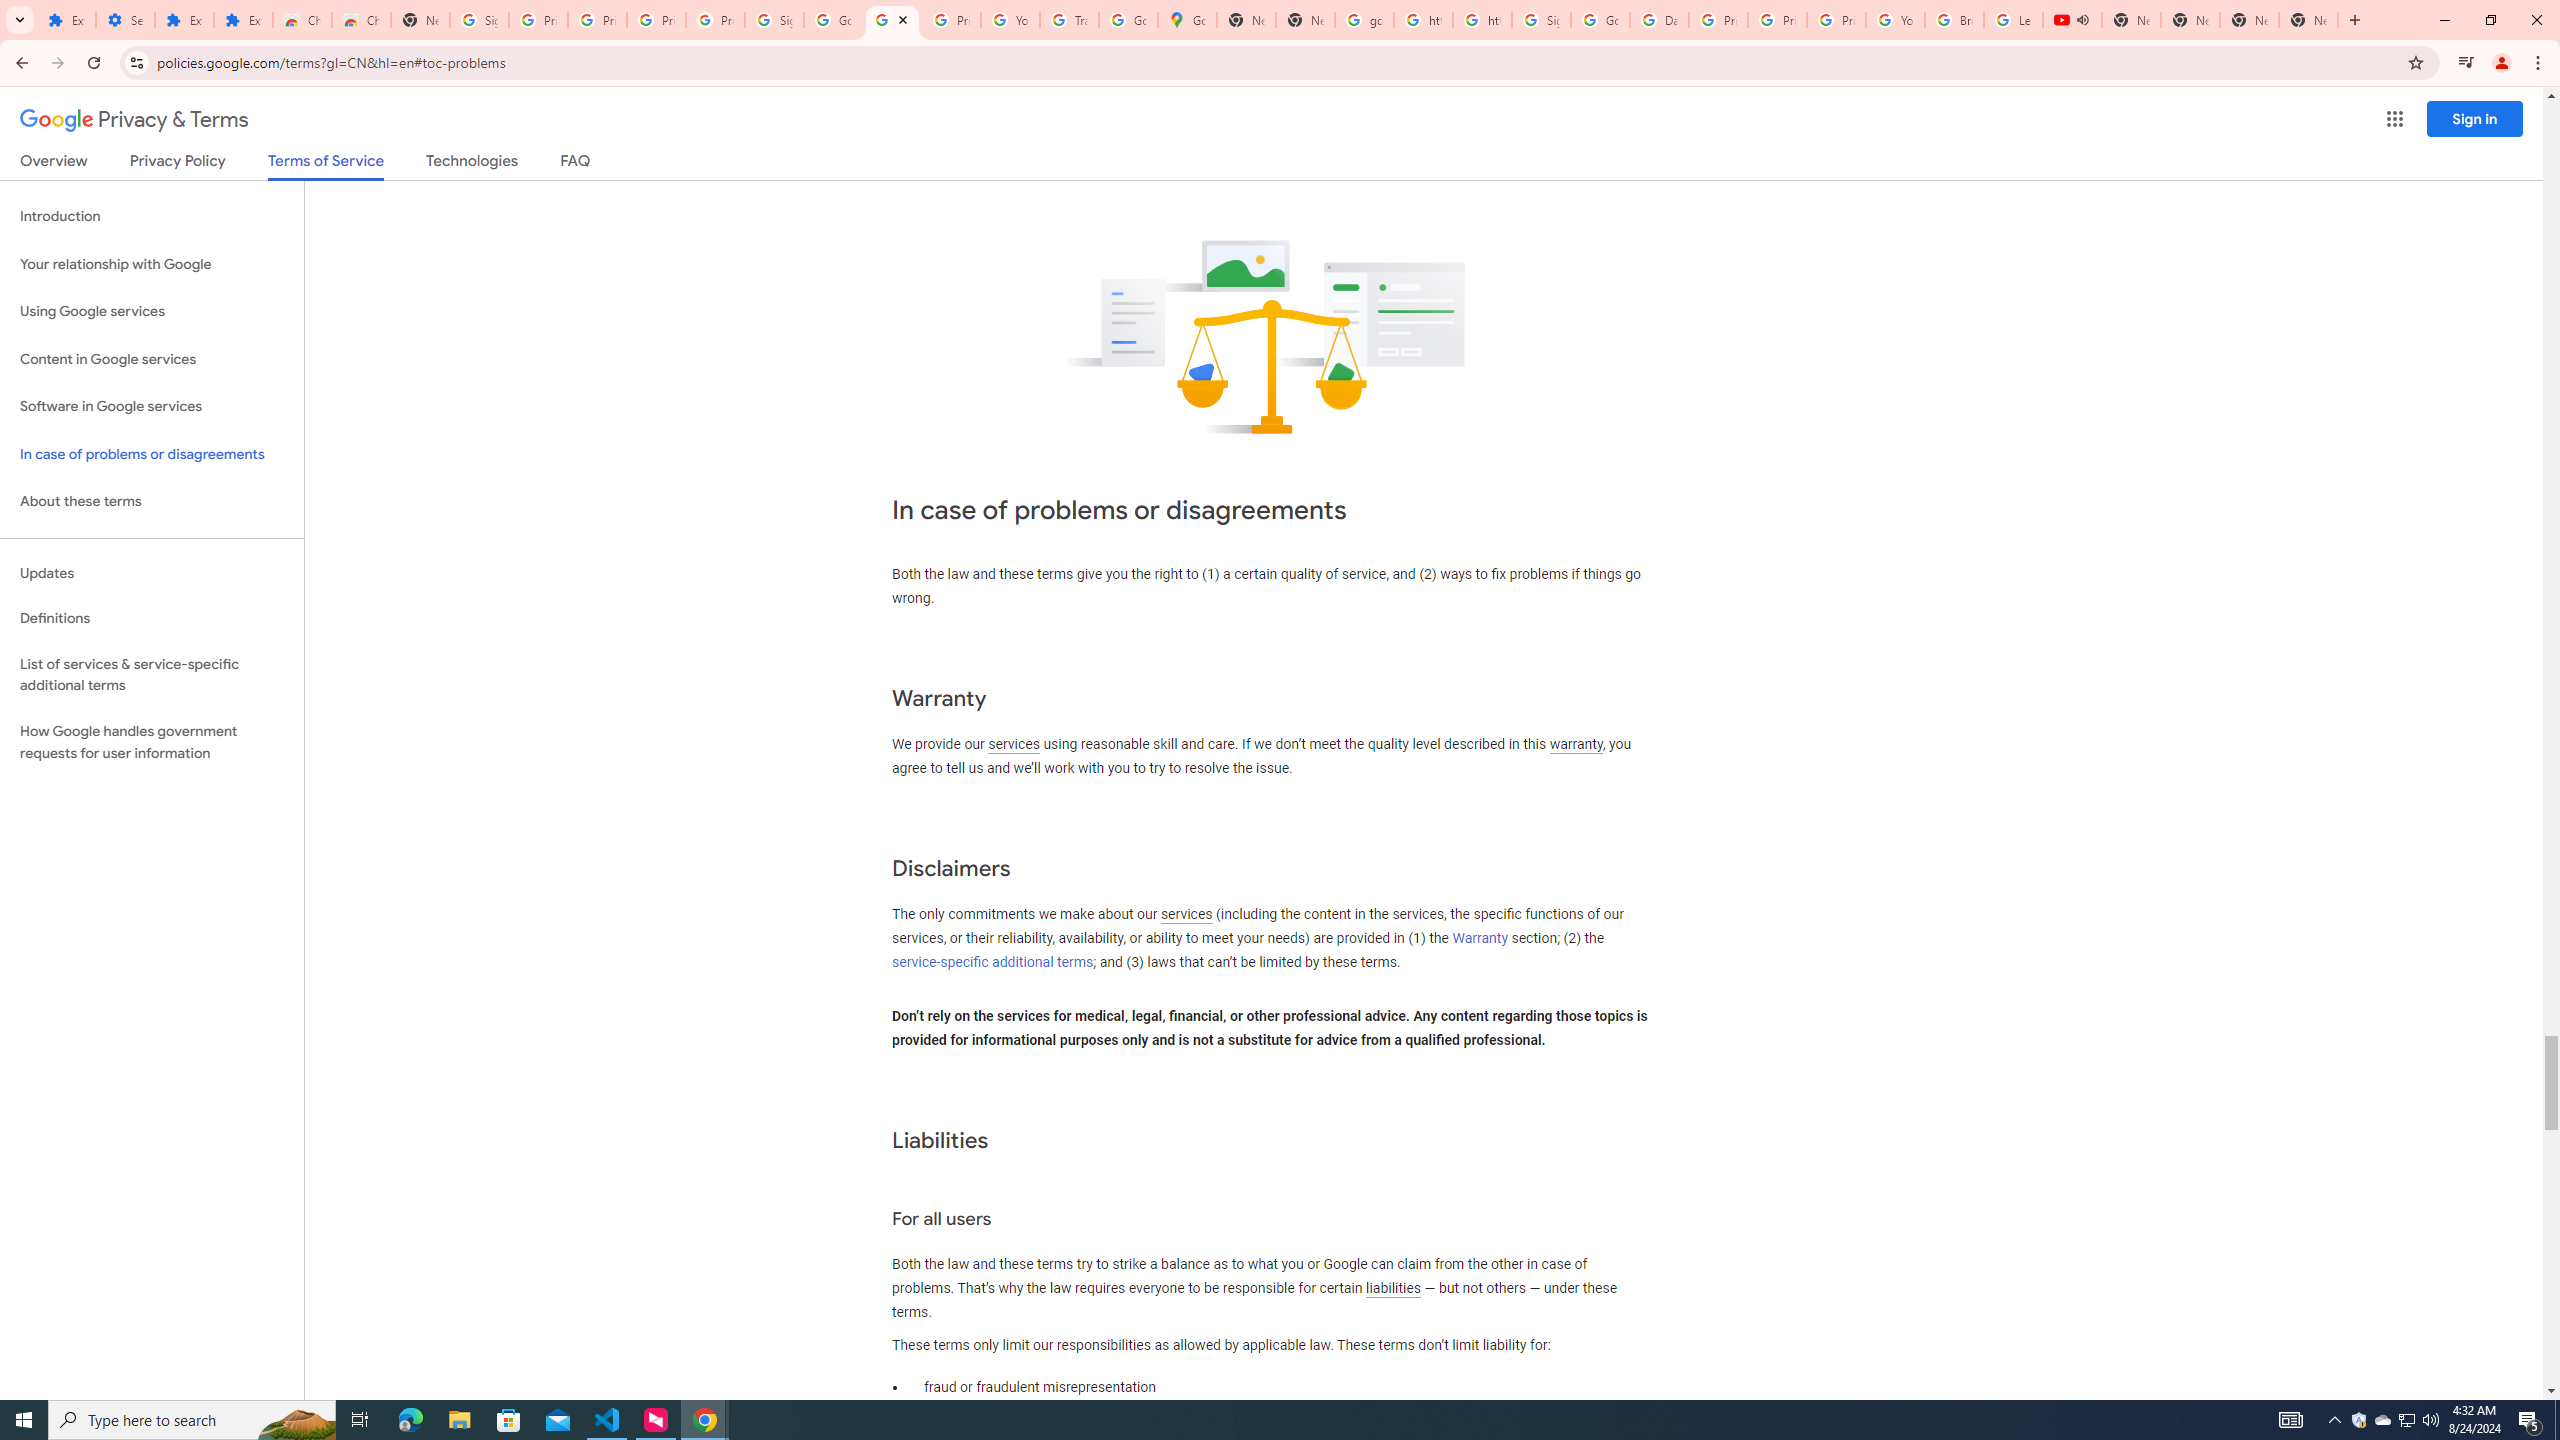 The height and width of the screenshot is (1440, 2560). Describe the element at coordinates (991, 961) in the screenshot. I see `'service-specific additional terms'` at that location.